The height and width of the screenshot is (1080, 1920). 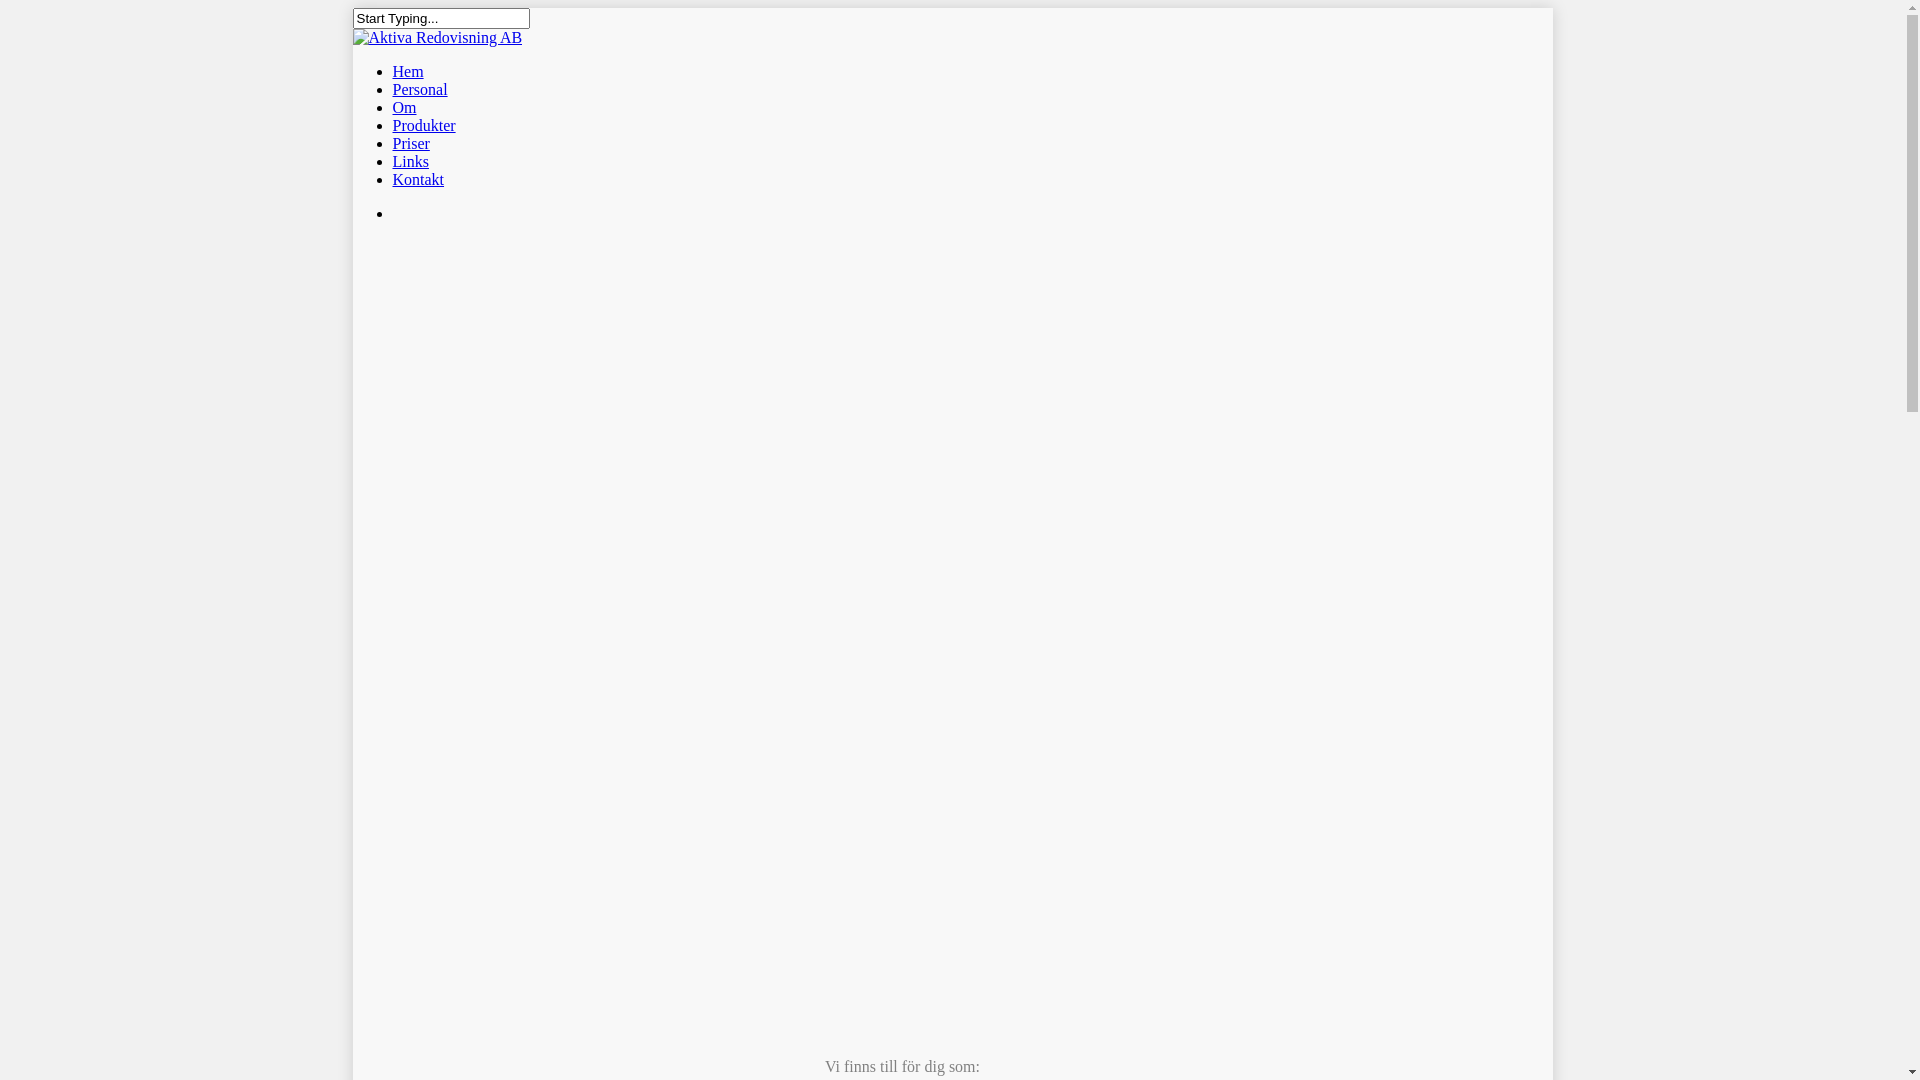 What do you see at coordinates (418, 88) in the screenshot?
I see `'Personal'` at bounding box center [418, 88].